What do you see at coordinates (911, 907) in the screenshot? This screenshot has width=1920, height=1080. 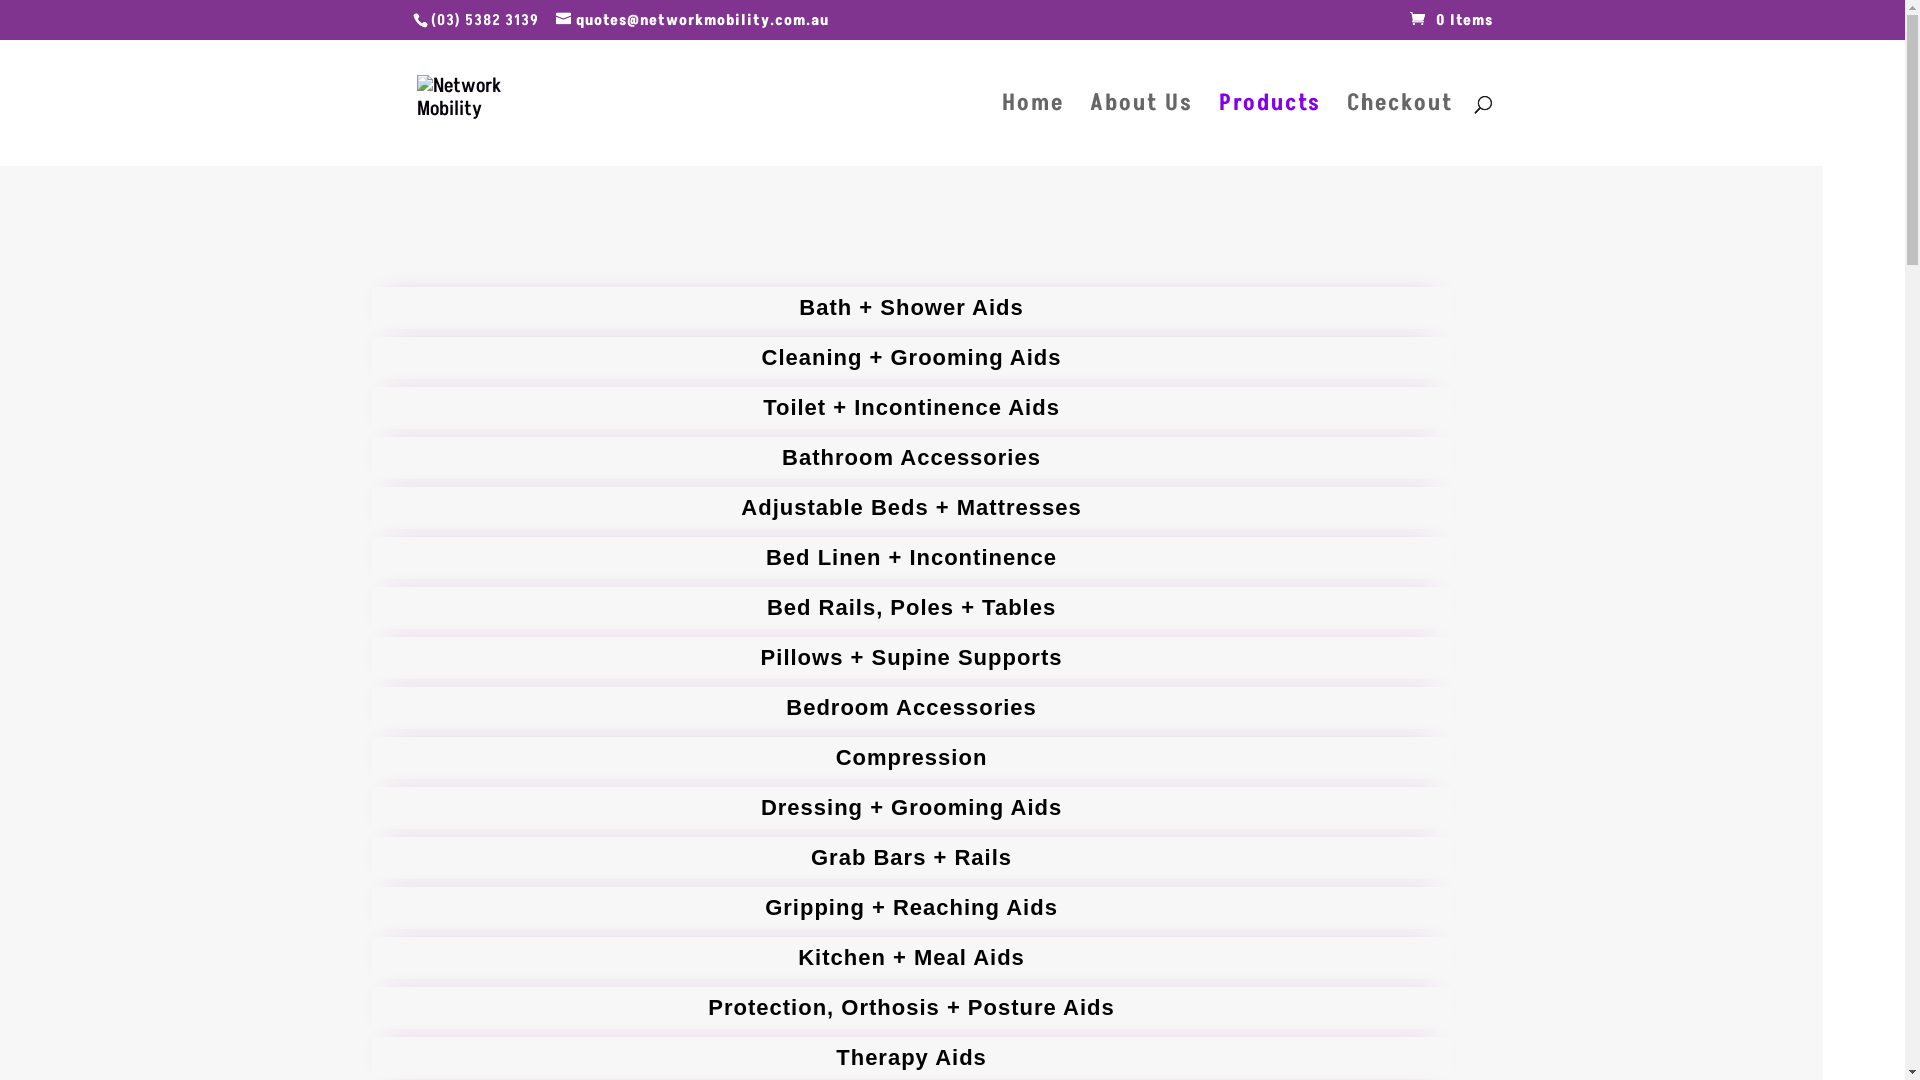 I see `'Gripping + Reaching Aids'` at bounding box center [911, 907].